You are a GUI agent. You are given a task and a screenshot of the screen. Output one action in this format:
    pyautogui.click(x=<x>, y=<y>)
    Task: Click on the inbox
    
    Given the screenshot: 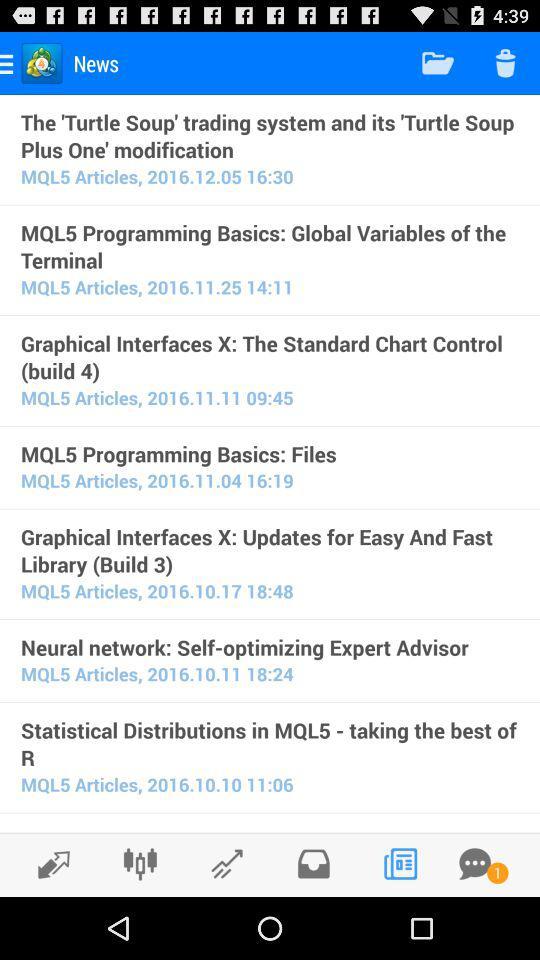 What is the action you would take?
    pyautogui.click(x=313, y=863)
    